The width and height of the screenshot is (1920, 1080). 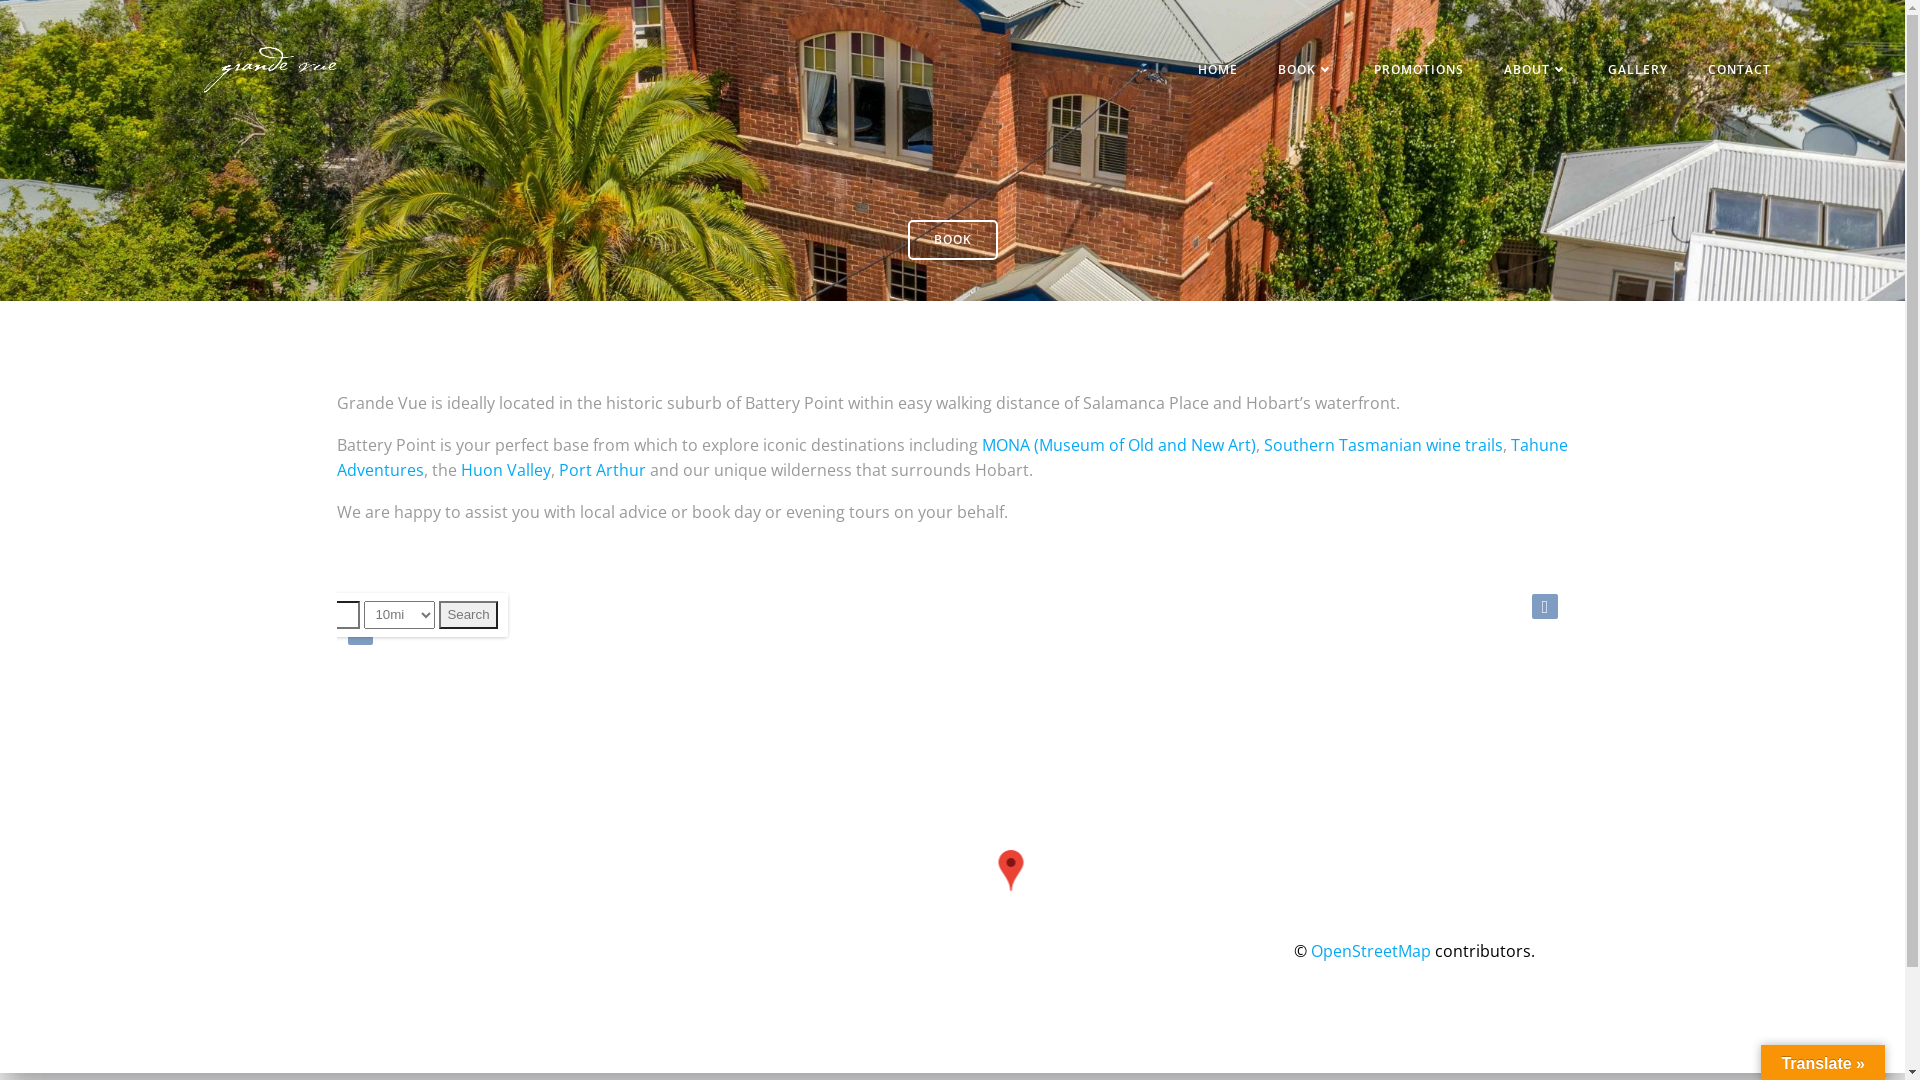 What do you see at coordinates (1637, 68) in the screenshot?
I see `'GALLERY'` at bounding box center [1637, 68].